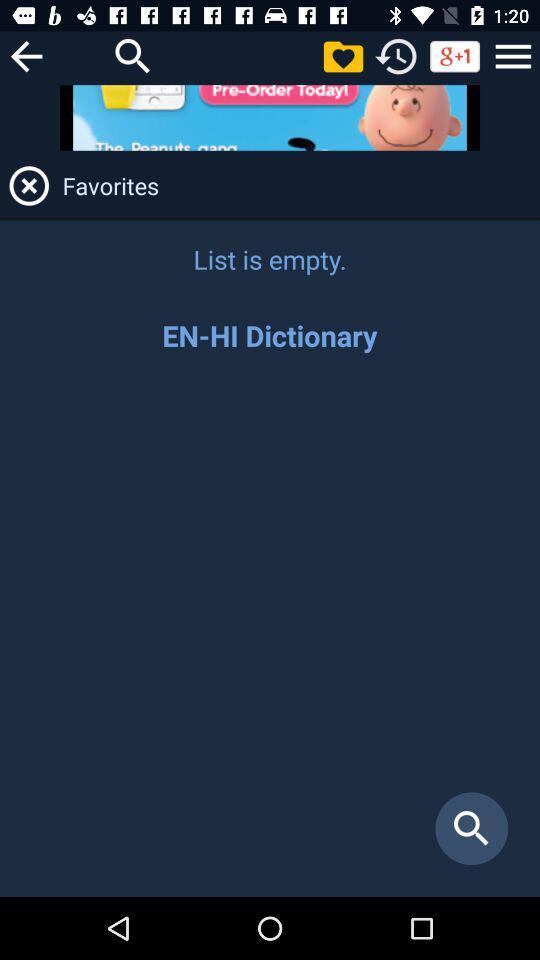 The image size is (540, 960). I want to click on replay, so click(396, 55).